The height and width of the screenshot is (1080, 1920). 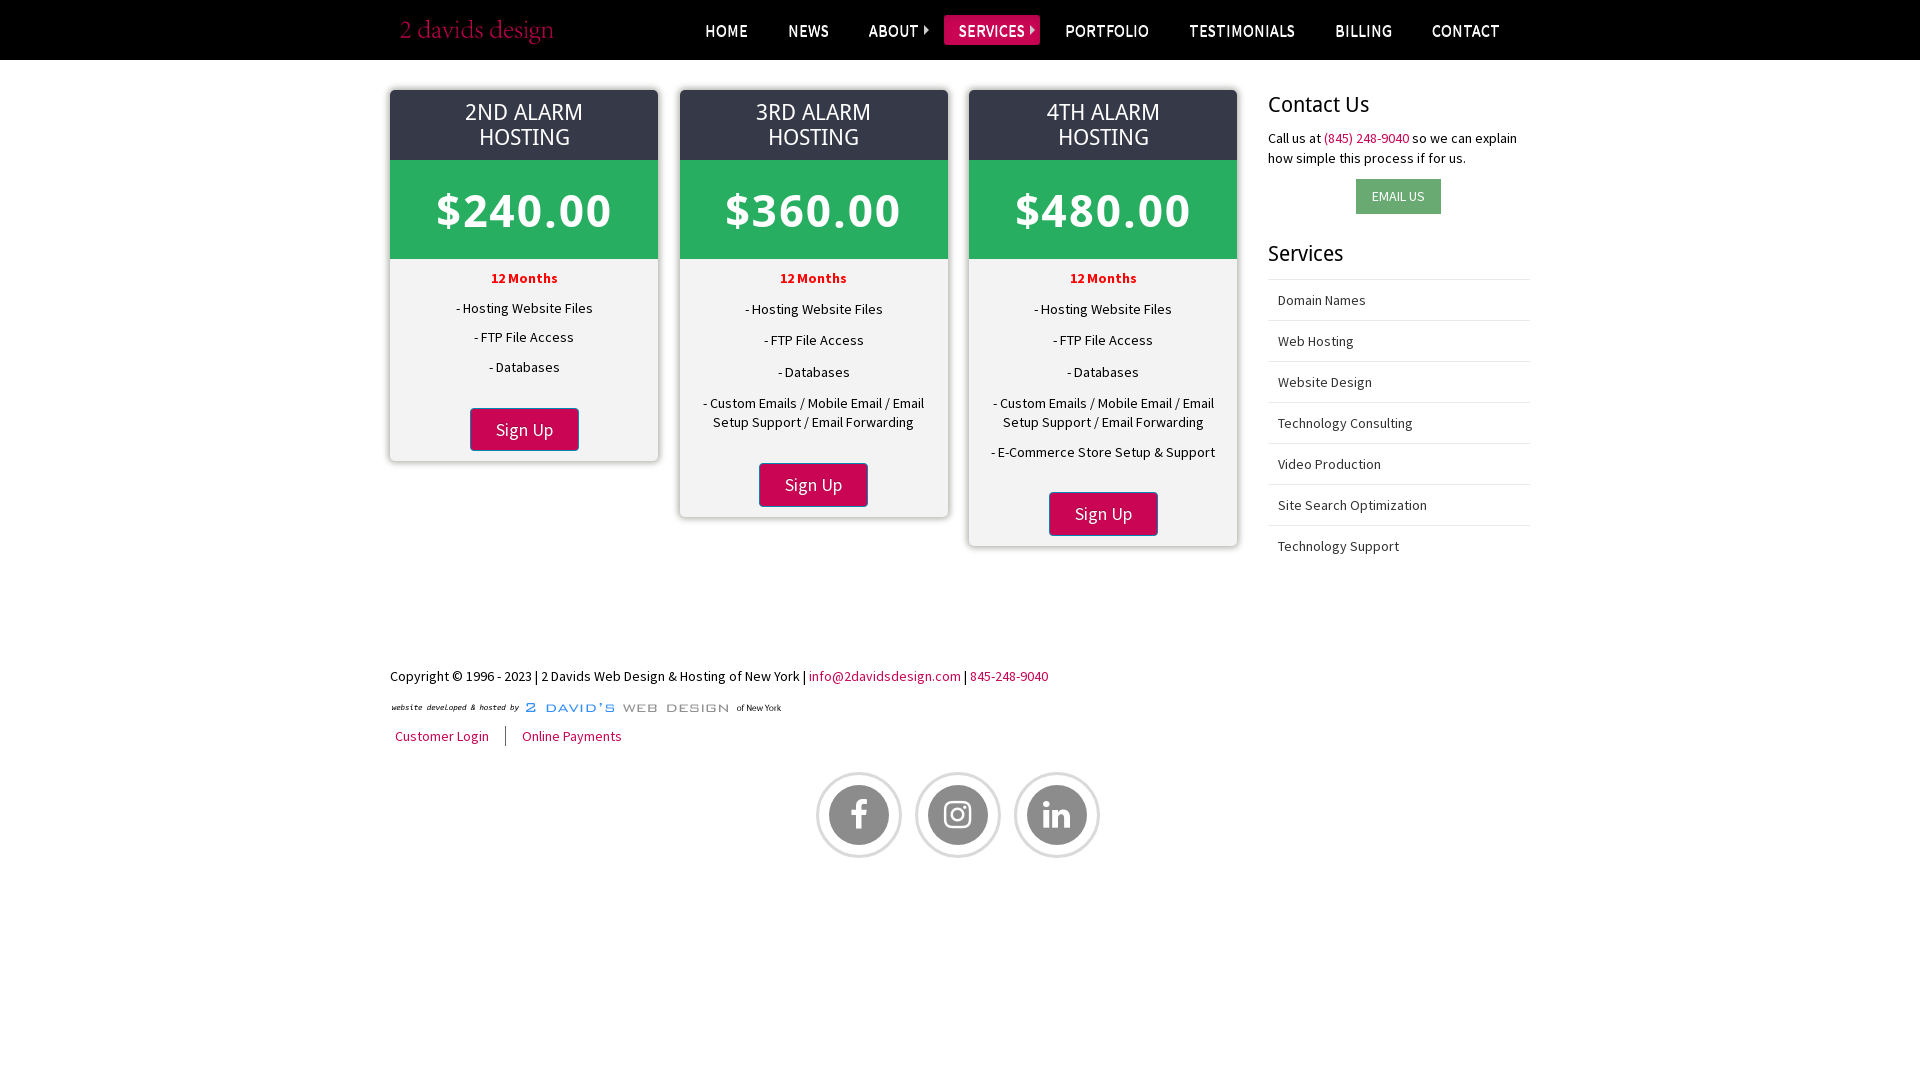 What do you see at coordinates (1398, 382) in the screenshot?
I see `'Website Design'` at bounding box center [1398, 382].